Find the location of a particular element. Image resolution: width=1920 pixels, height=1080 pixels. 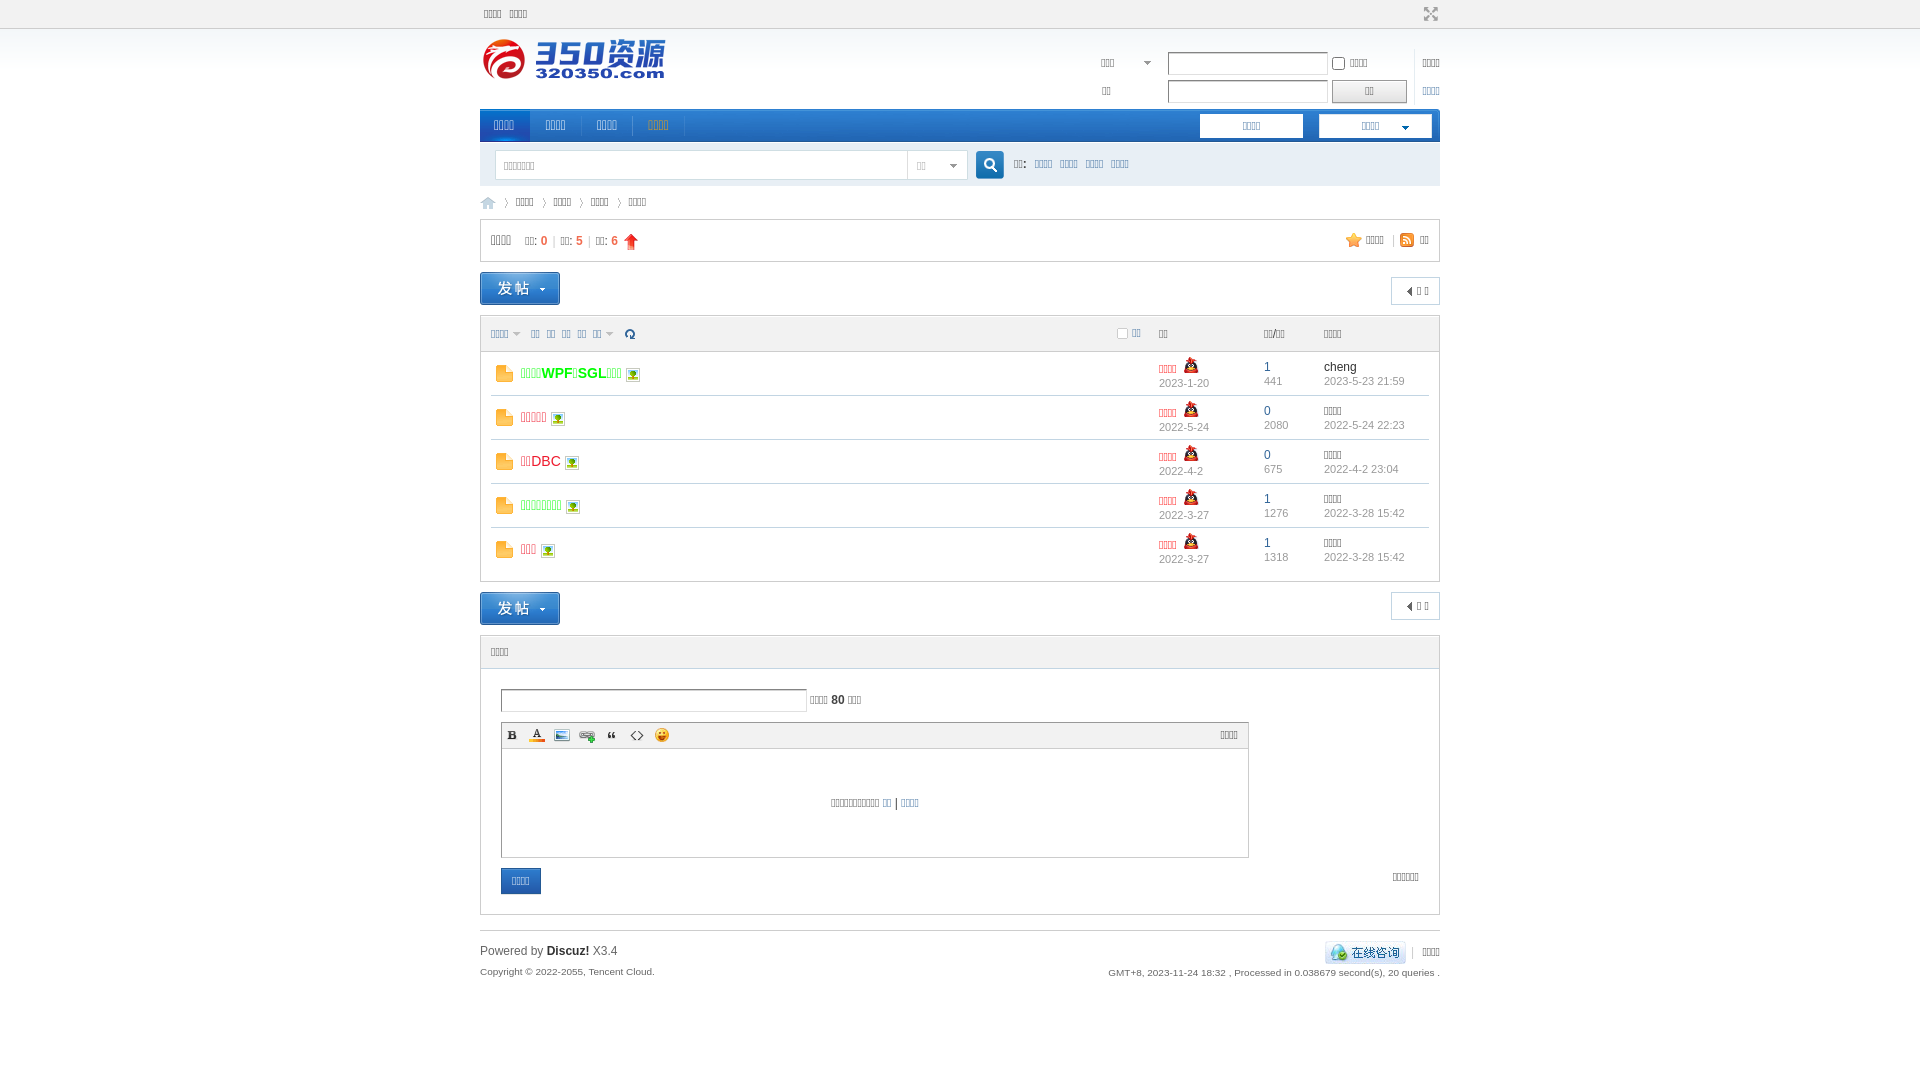

'Code' is located at coordinates (636, 735).